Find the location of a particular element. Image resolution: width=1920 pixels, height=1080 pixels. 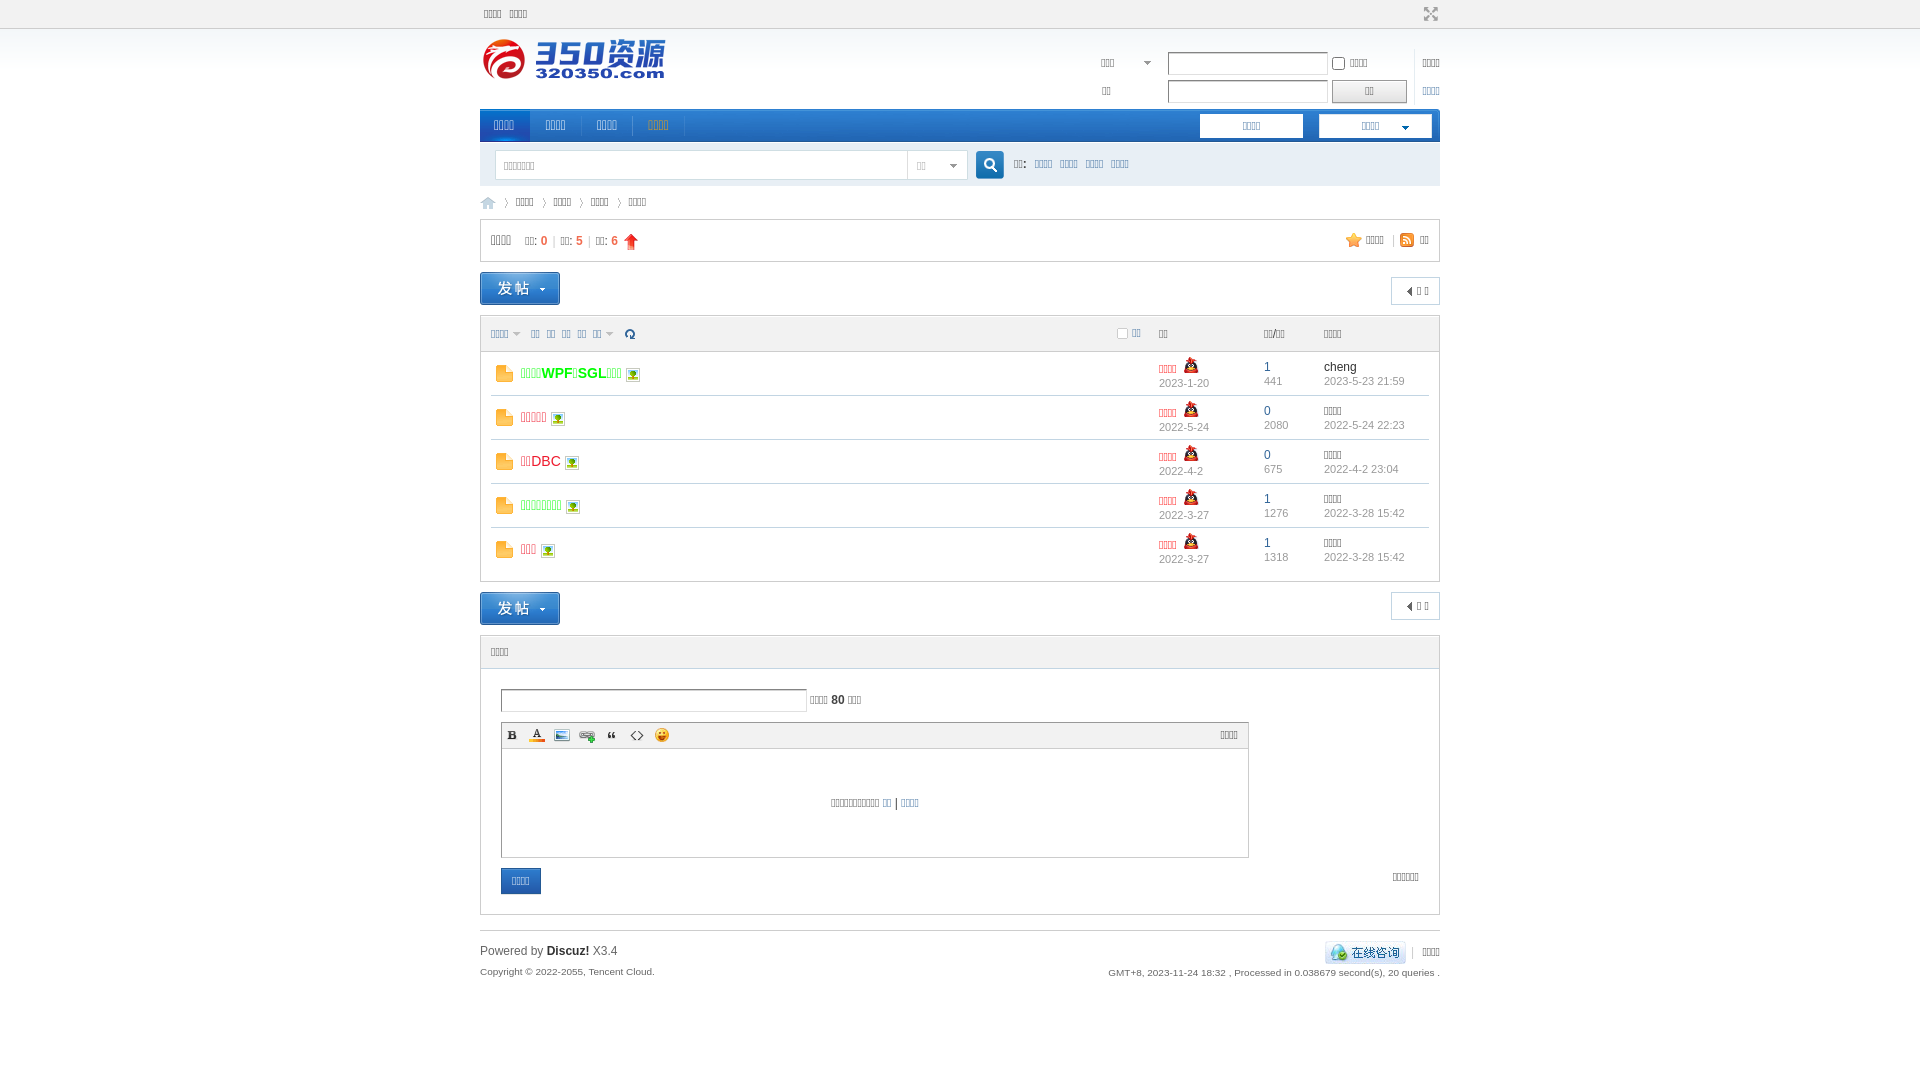

'Code' is located at coordinates (636, 735).